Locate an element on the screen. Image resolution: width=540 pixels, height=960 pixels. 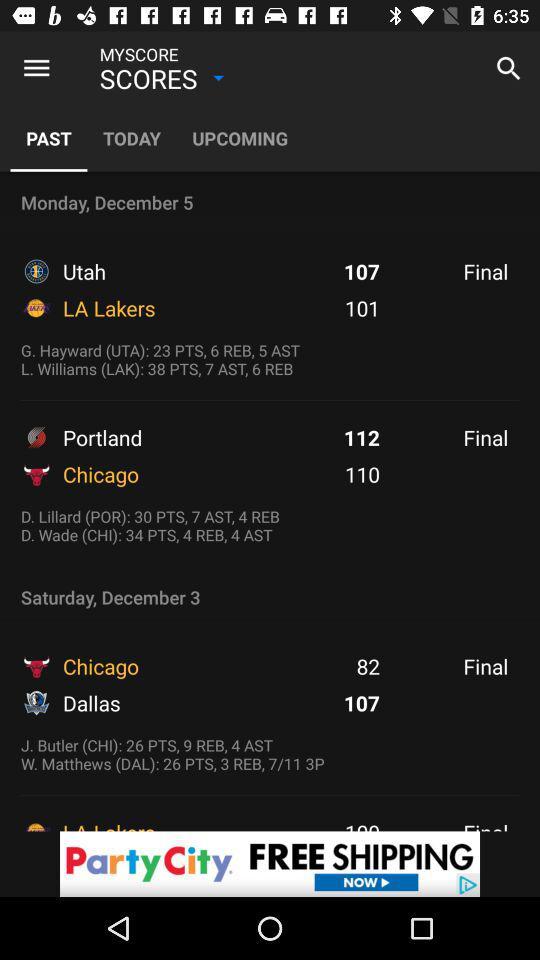
the icon beside dallas is located at coordinates (36, 703).